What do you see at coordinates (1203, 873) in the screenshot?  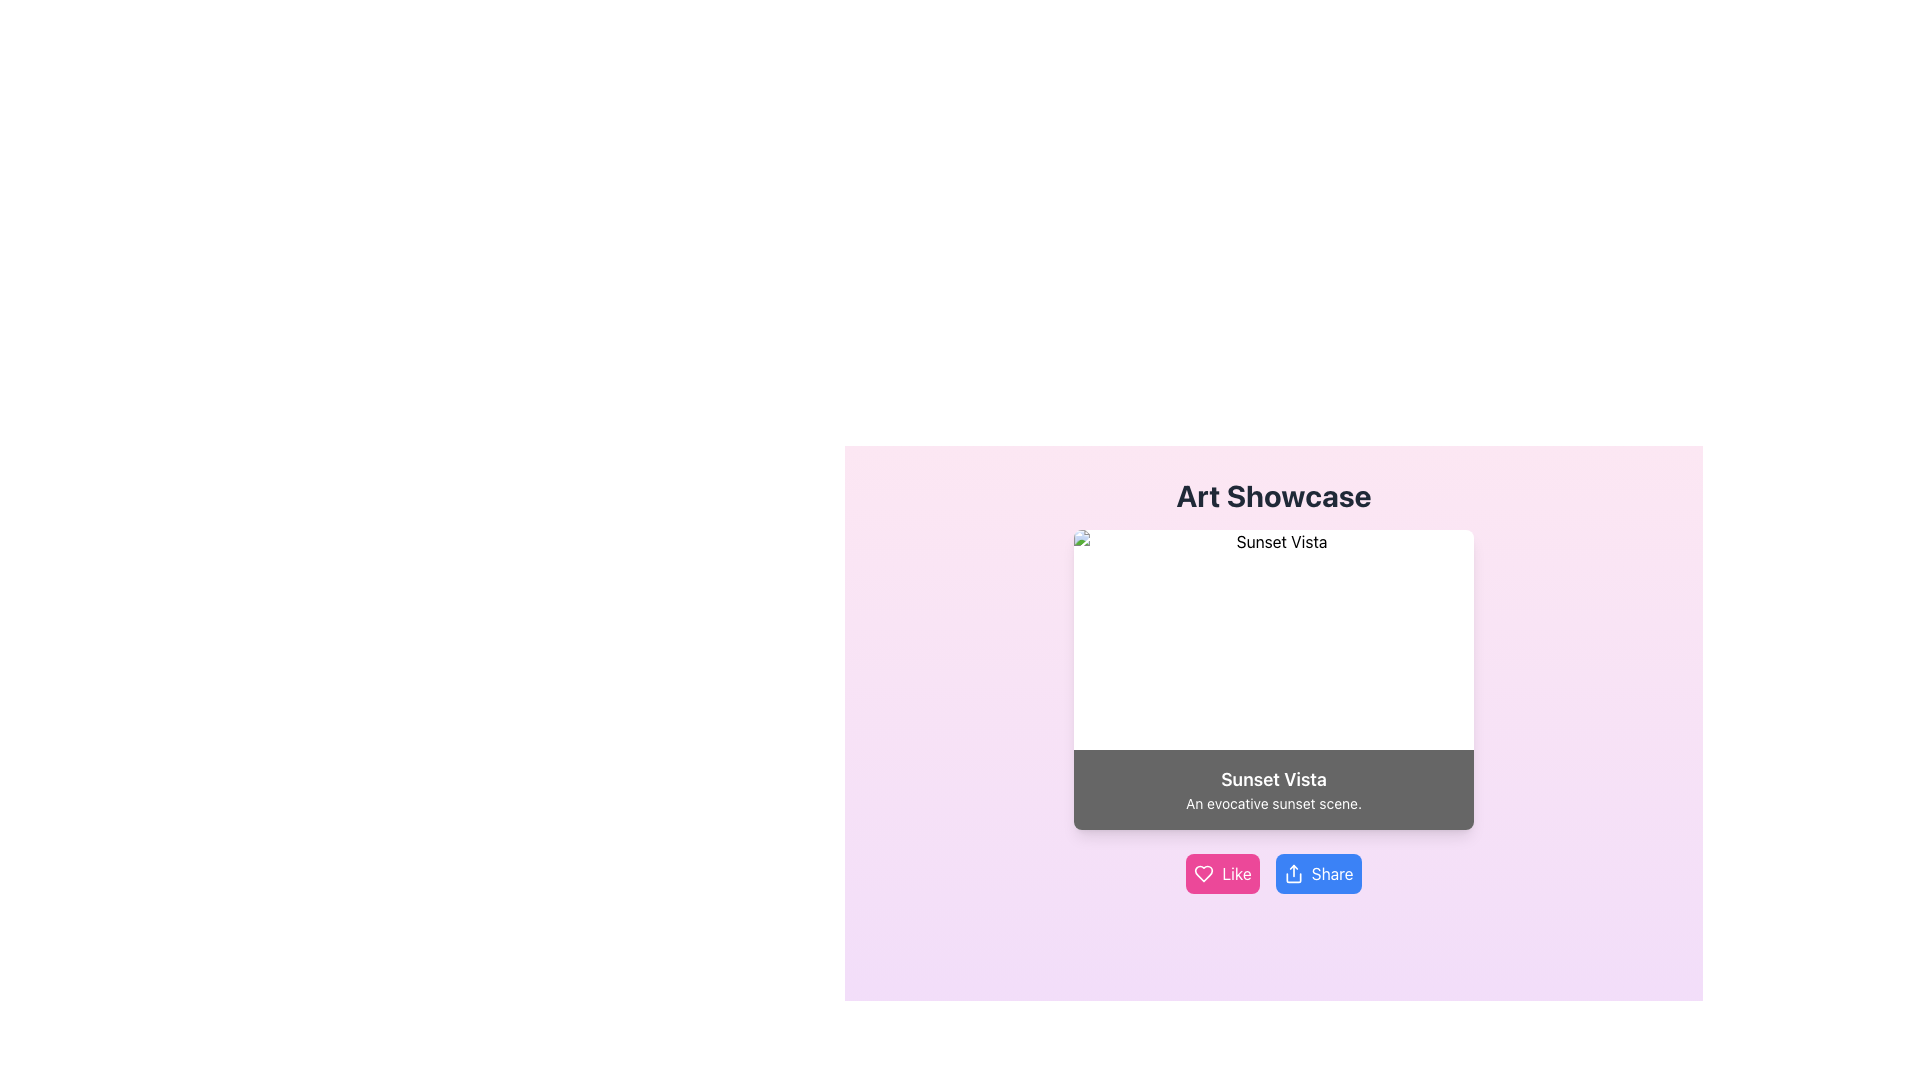 I see `the pink heart icon with a thin white outline, part of the 'Like' button` at bounding box center [1203, 873].